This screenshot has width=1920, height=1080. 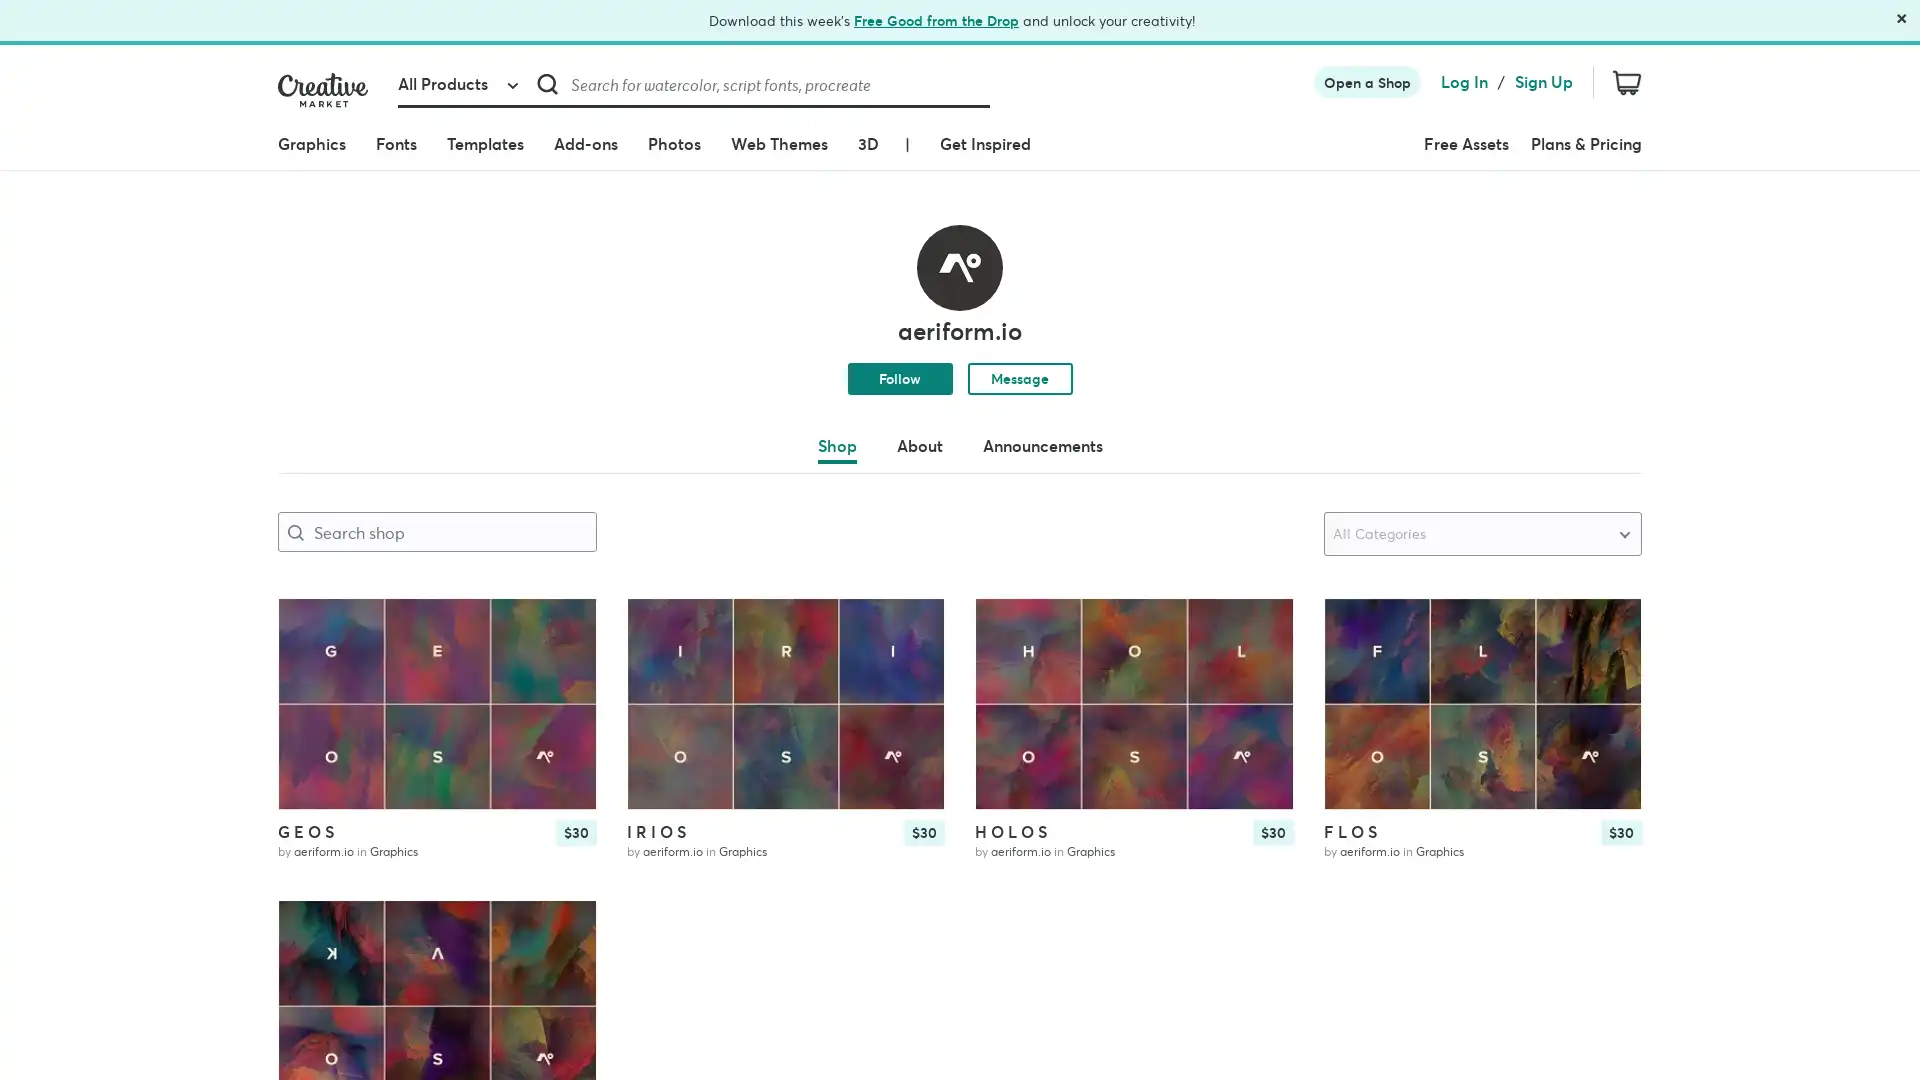 What do you see at coordinates (310, 932) in the screenshot?
I see `Pin to Pinterest` at bounding box center [310, 932].